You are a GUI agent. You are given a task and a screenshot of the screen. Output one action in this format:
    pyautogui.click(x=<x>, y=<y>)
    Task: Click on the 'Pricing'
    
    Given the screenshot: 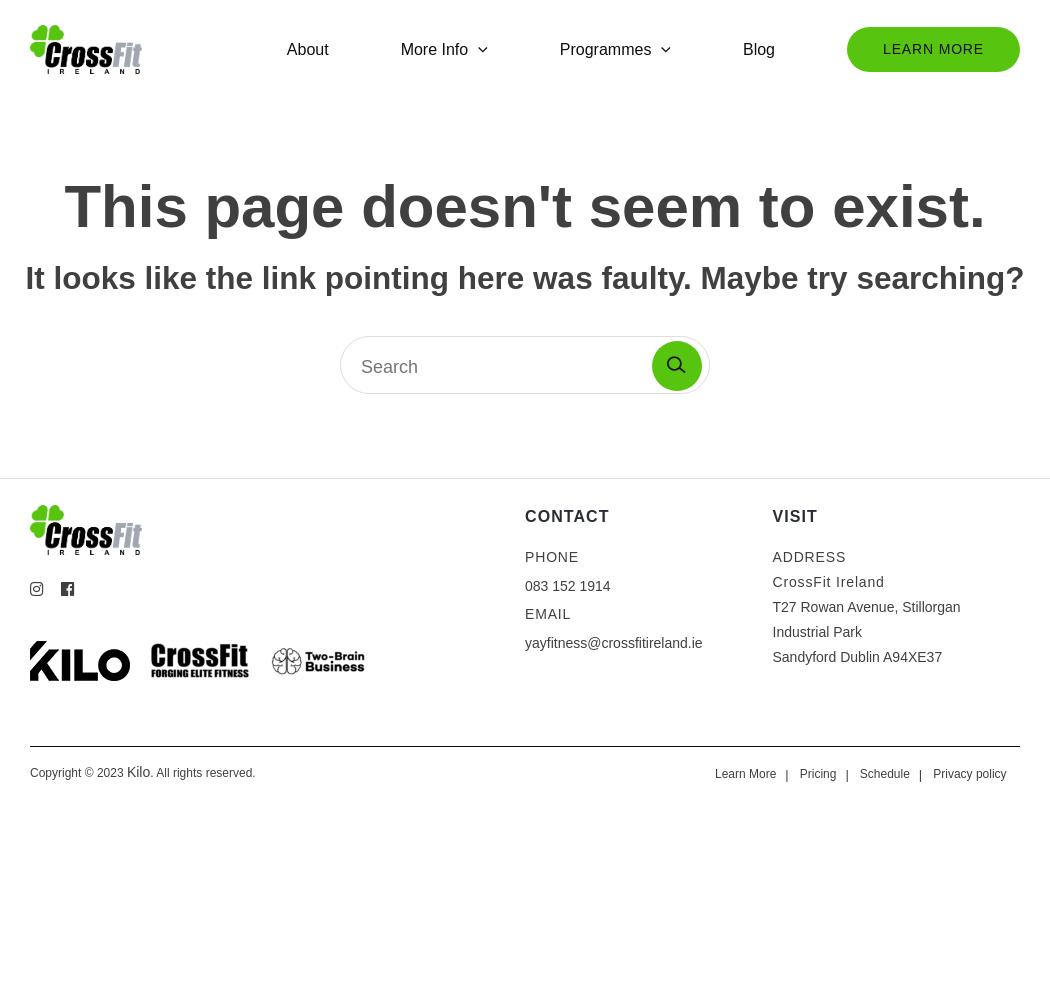 What is the action you would take?
    pyautogui.click(x=816, y=774)
    